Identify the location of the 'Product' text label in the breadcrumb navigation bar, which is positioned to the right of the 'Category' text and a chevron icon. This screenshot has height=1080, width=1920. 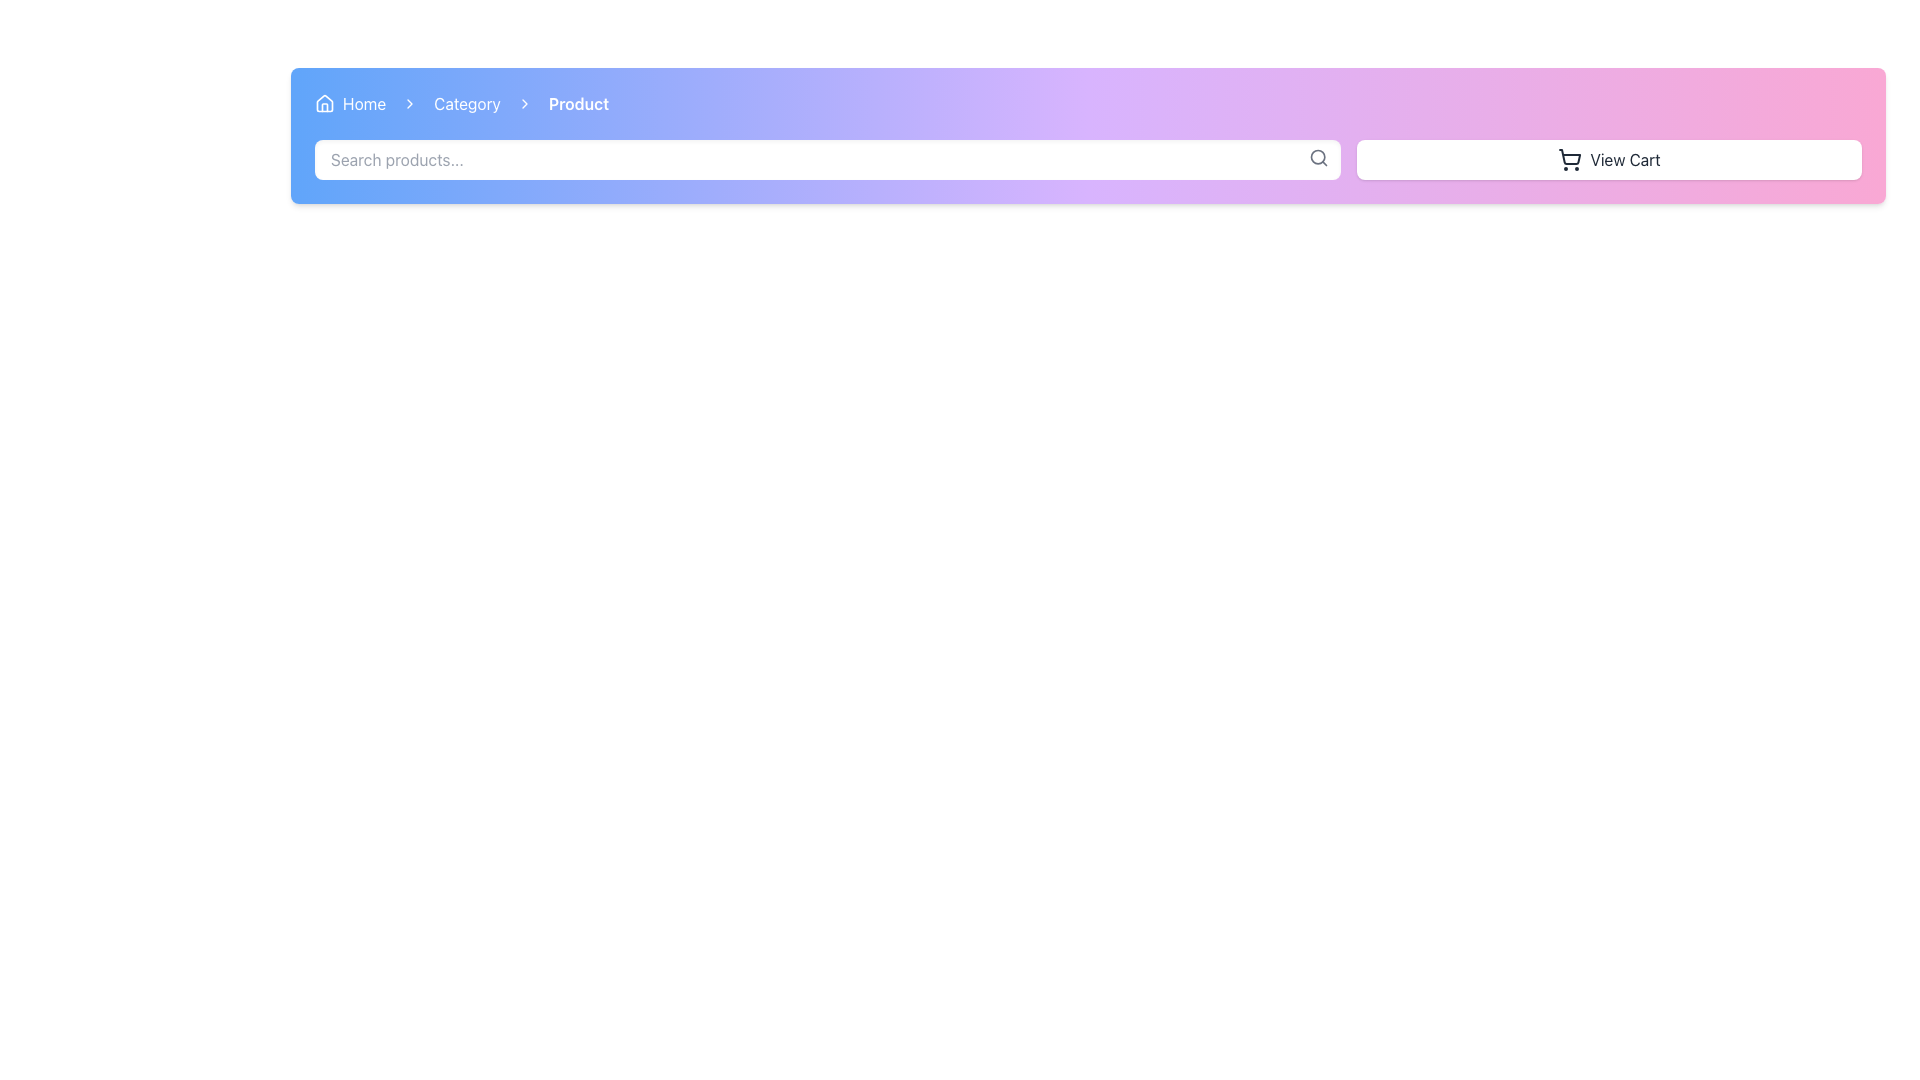
(578, 104).